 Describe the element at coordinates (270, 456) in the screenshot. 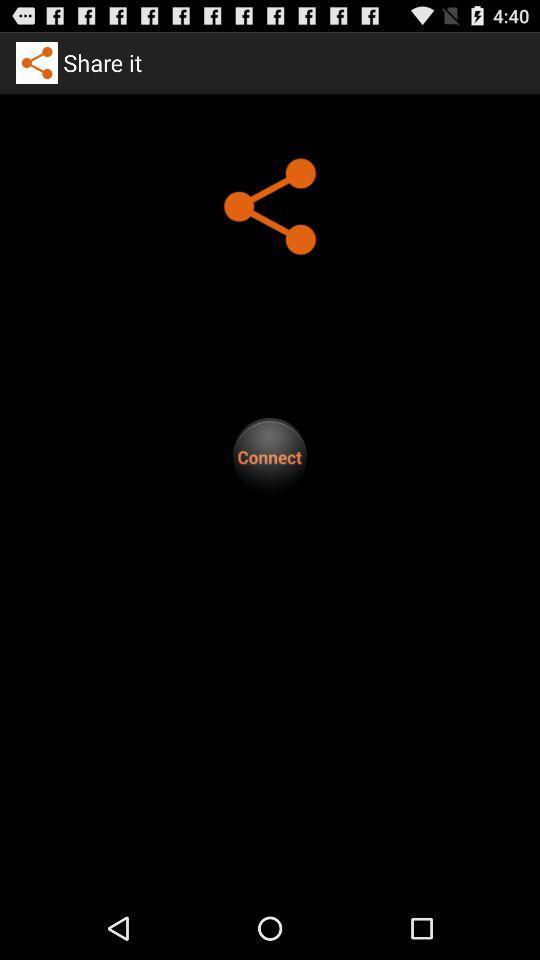

I see `click on connect` at that location.